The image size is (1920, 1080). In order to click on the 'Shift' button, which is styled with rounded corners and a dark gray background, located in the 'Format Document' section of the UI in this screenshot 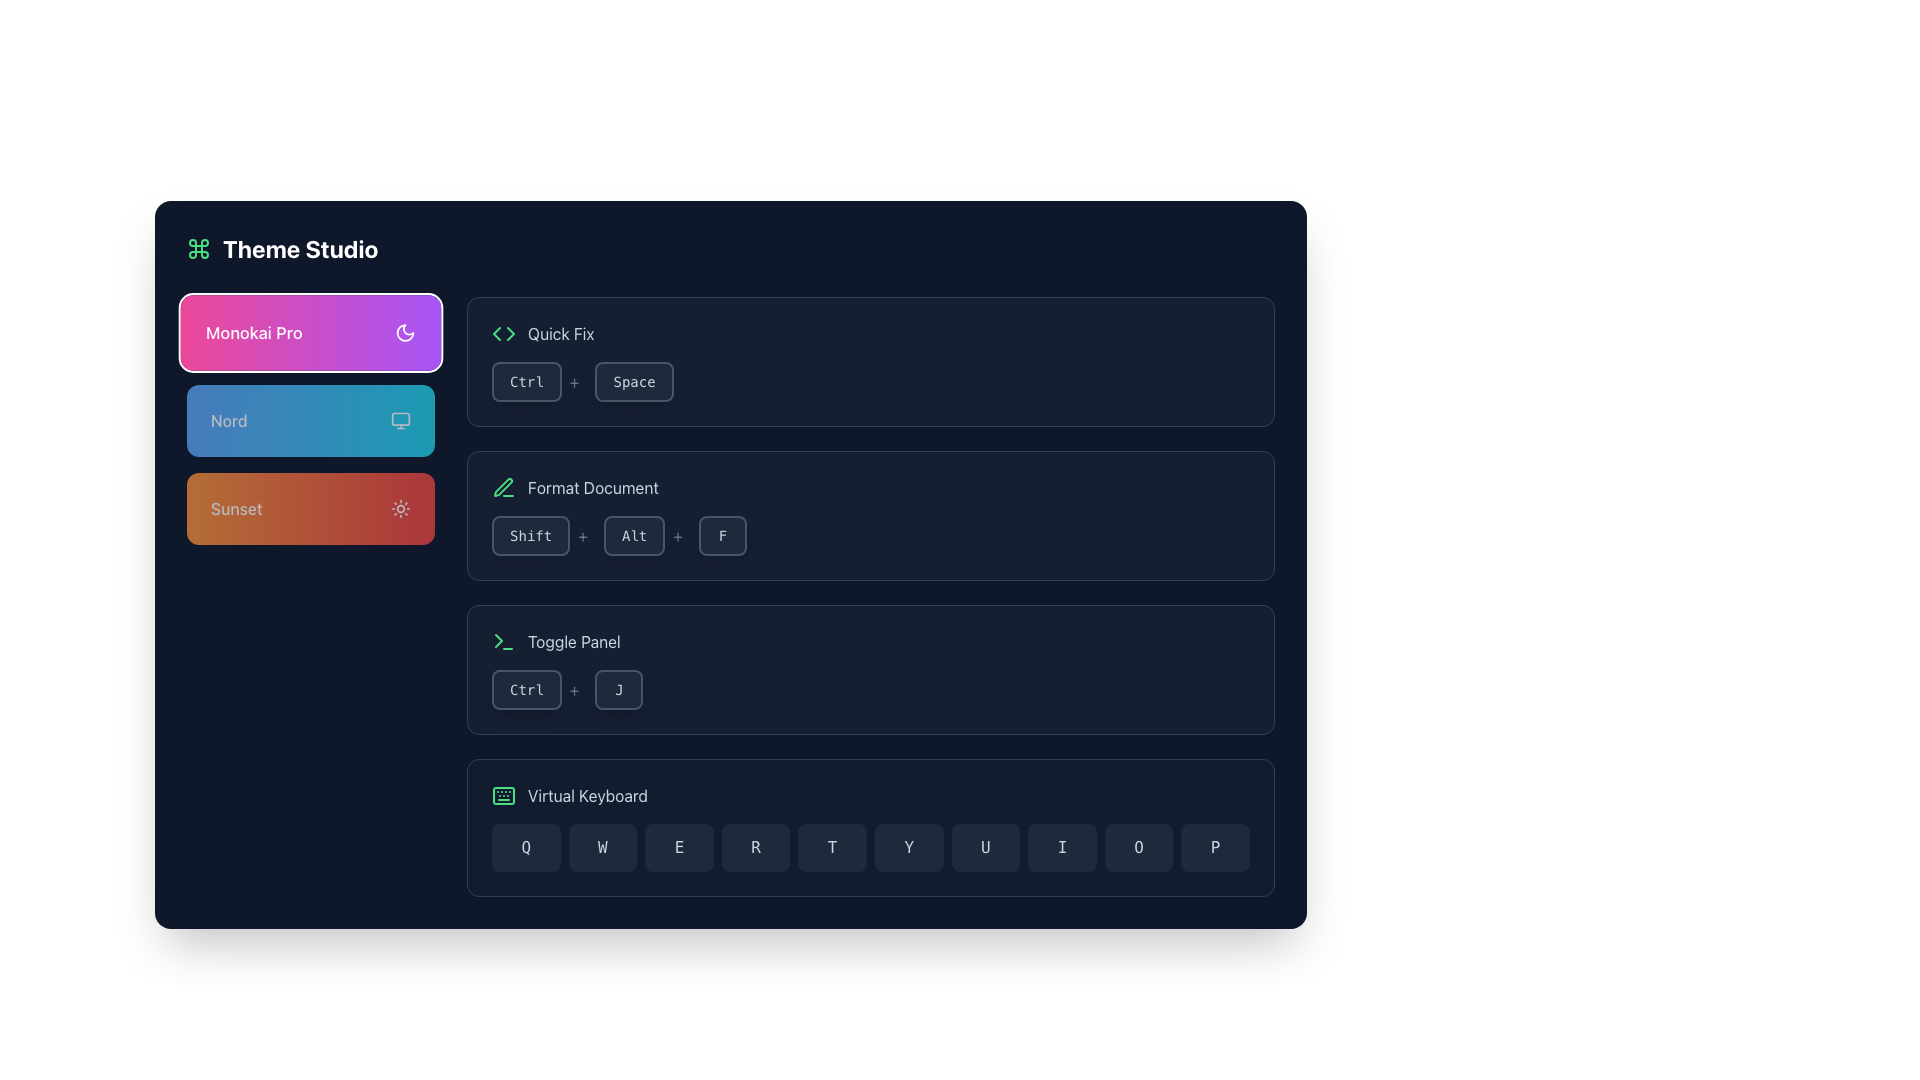, I will do `click(531, 535)`.